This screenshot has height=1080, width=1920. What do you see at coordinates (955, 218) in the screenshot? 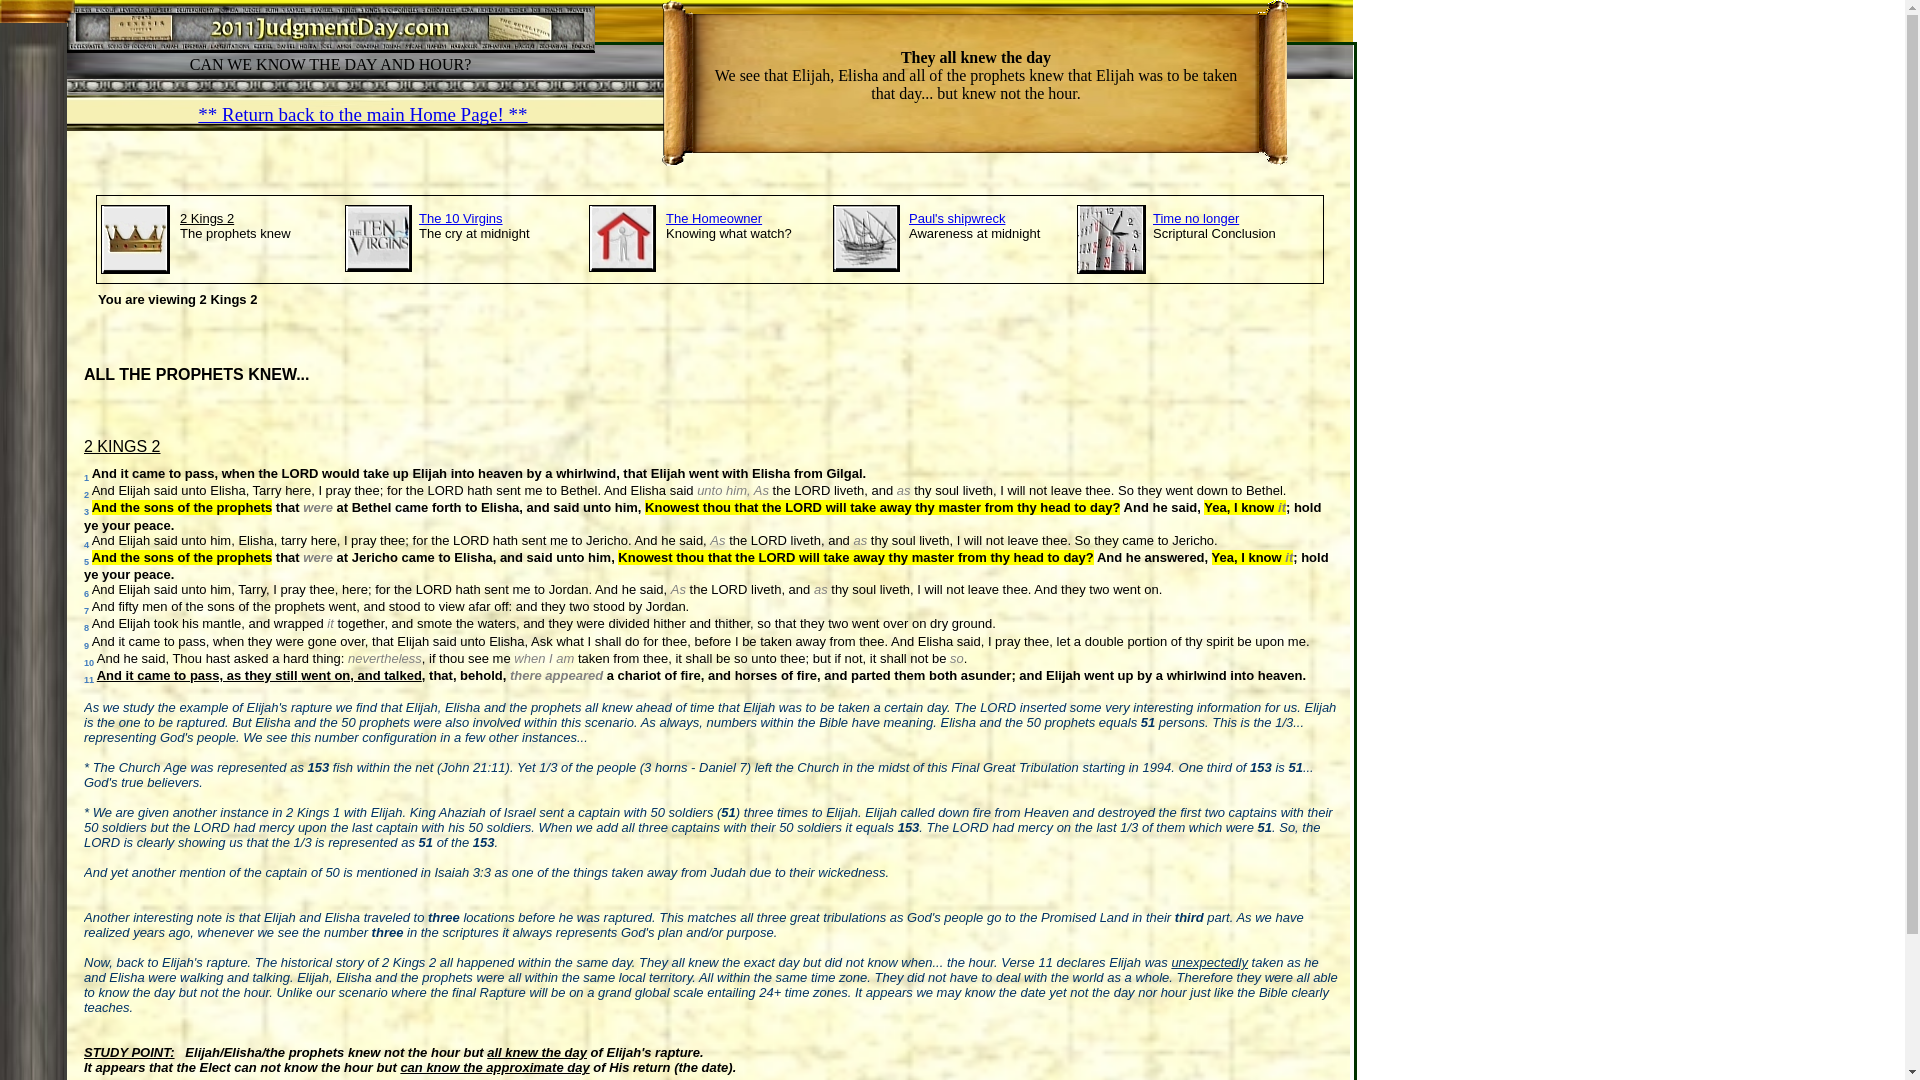
I see `'Paul's shipwreck'` at bounding box center [955, 218].